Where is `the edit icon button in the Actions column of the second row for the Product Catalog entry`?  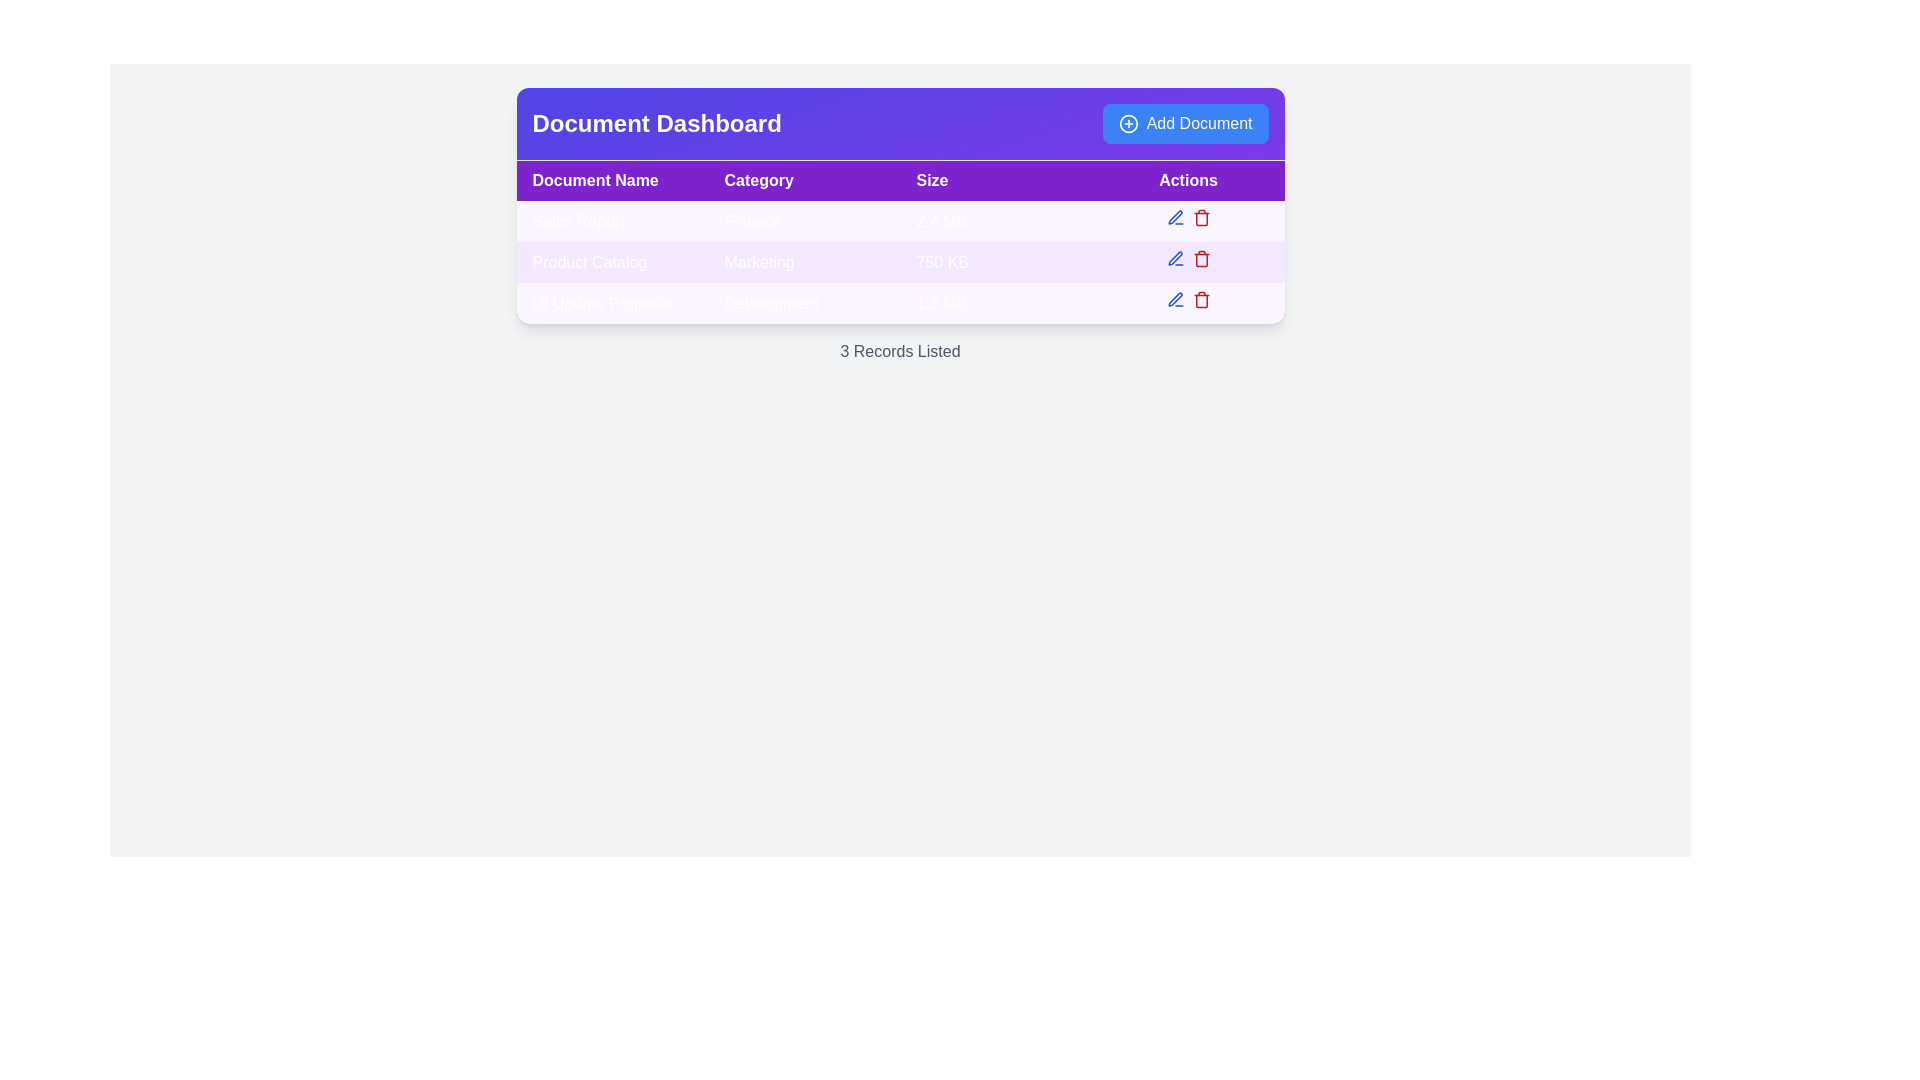 the edit icon button in the Actions column of the second row for the Product Catalog entry is located at coordinates (1175, 217).